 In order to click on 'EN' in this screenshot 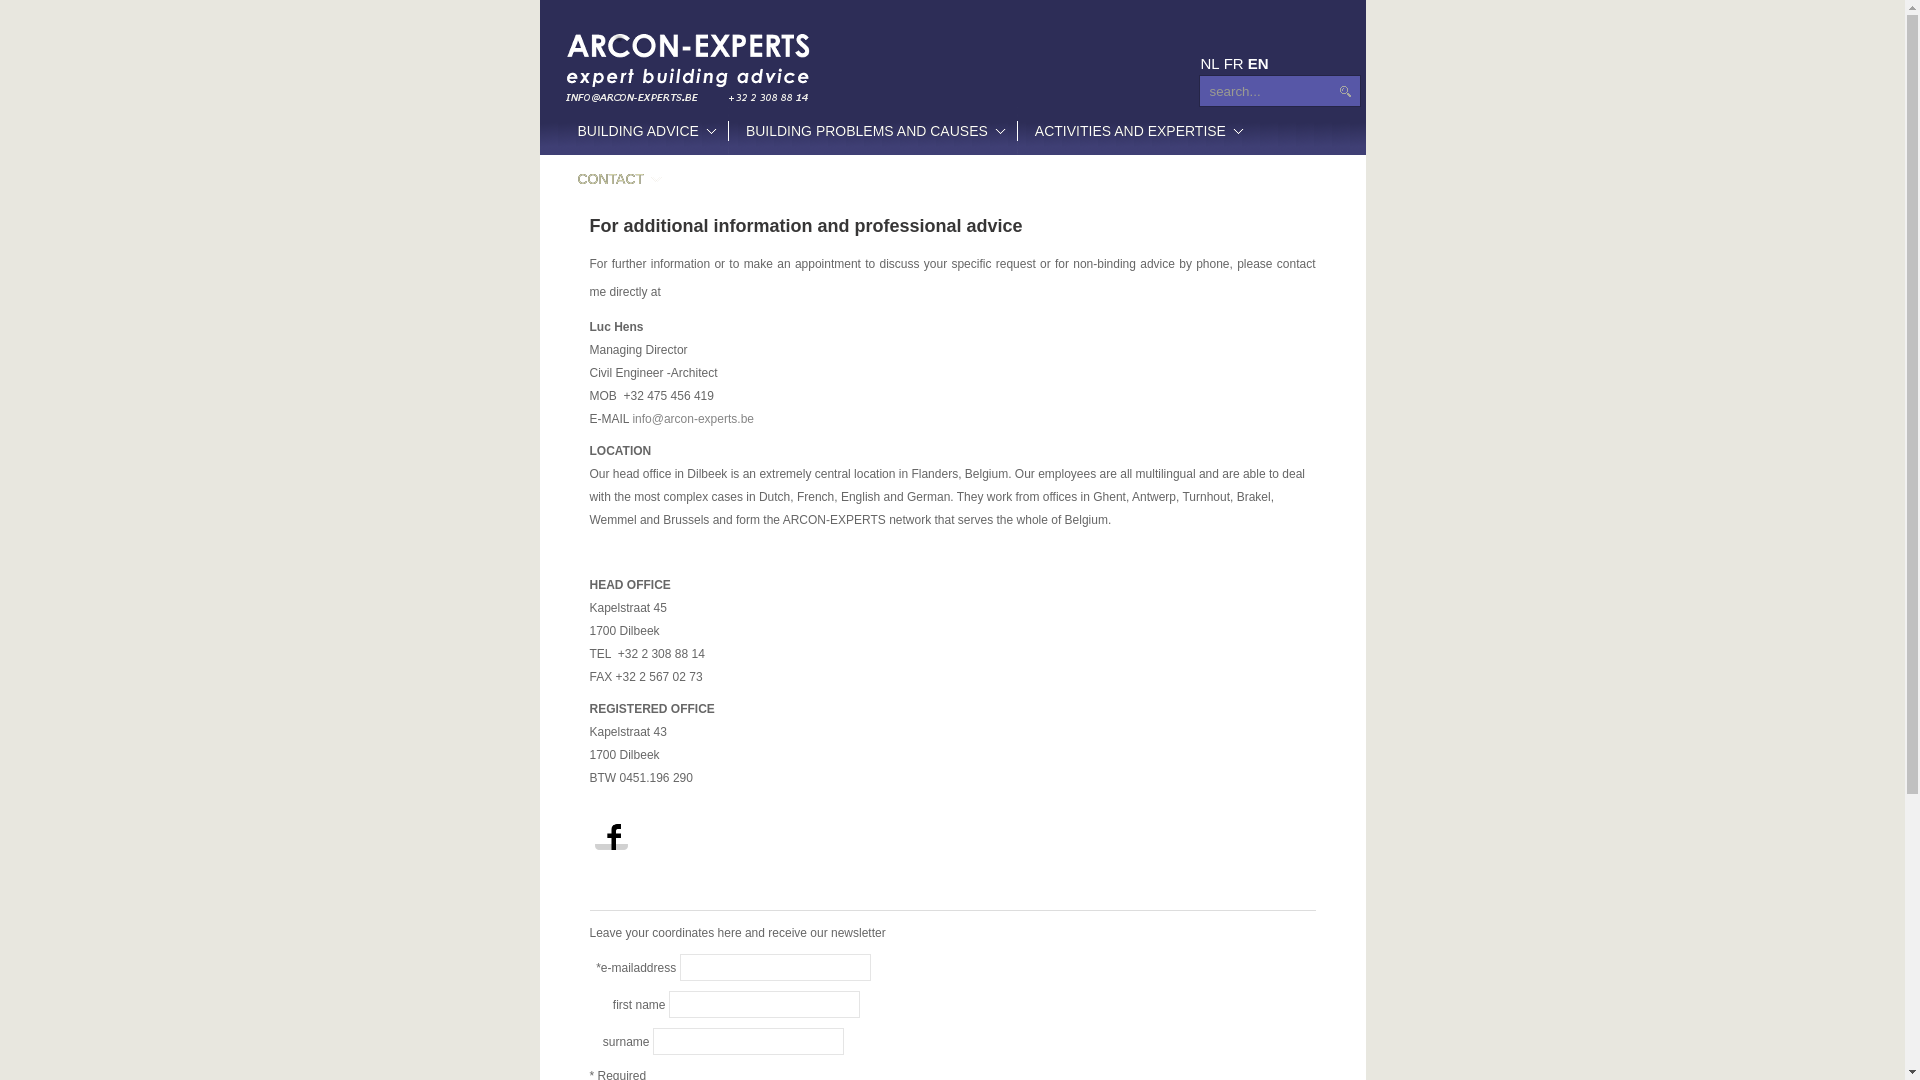, I will do `click(1247, 62)`.